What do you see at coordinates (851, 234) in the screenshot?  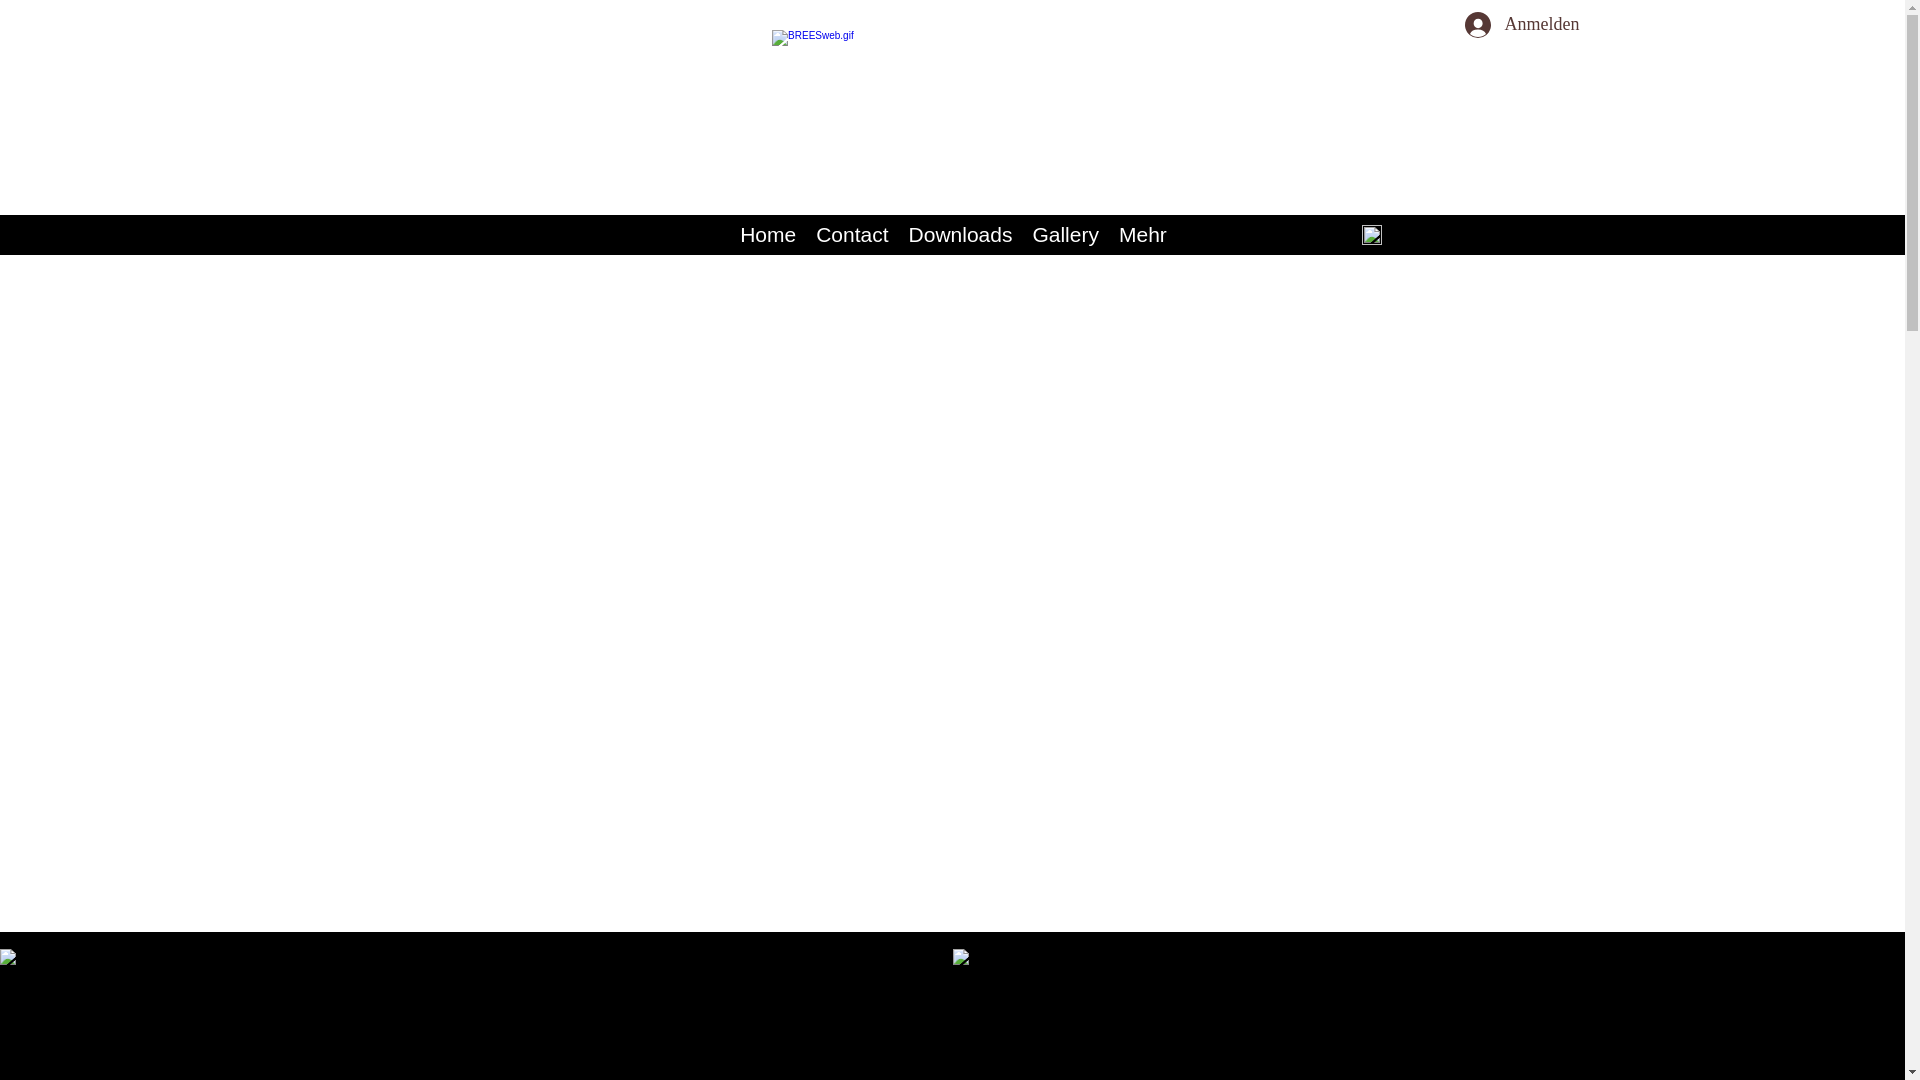 I see `'Contact'` at bounding box center [851, 234].